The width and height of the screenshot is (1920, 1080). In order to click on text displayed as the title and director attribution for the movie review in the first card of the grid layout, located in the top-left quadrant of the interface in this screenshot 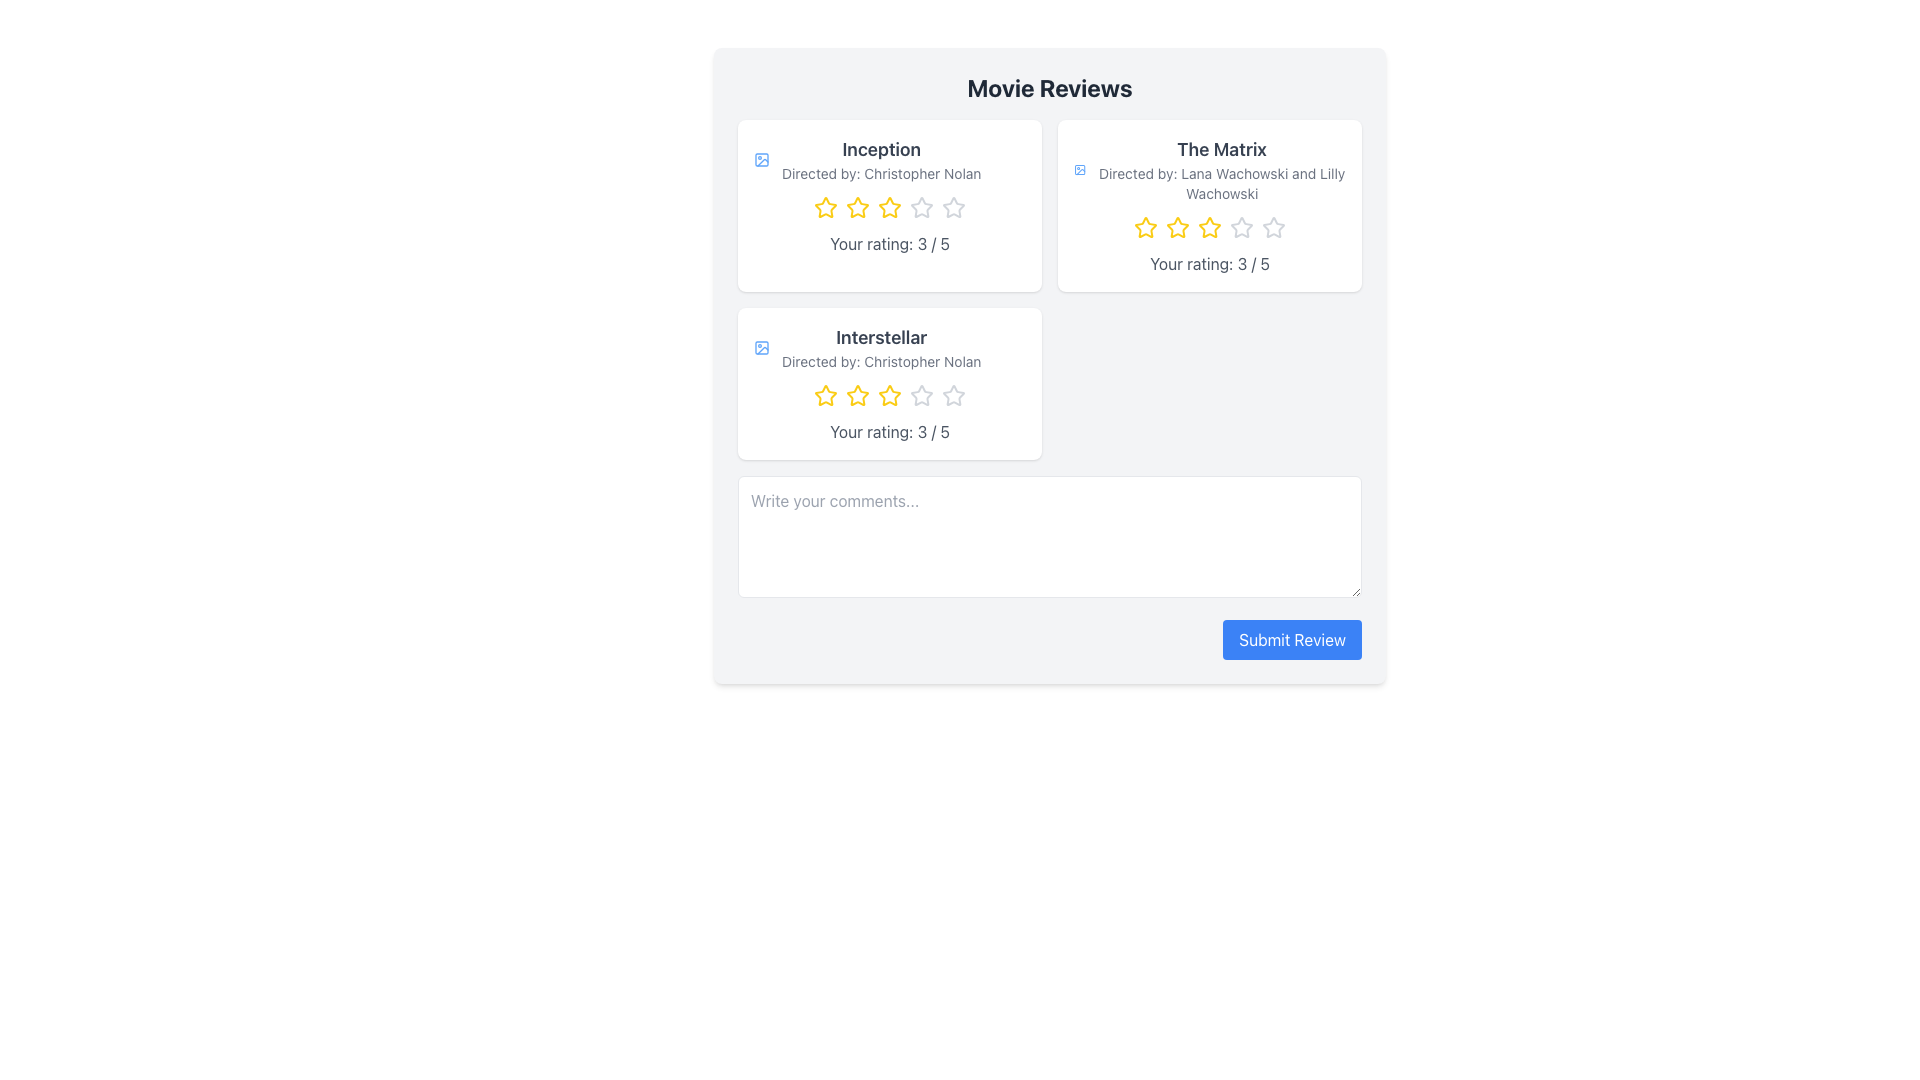, I will do `click(880, 158)`.